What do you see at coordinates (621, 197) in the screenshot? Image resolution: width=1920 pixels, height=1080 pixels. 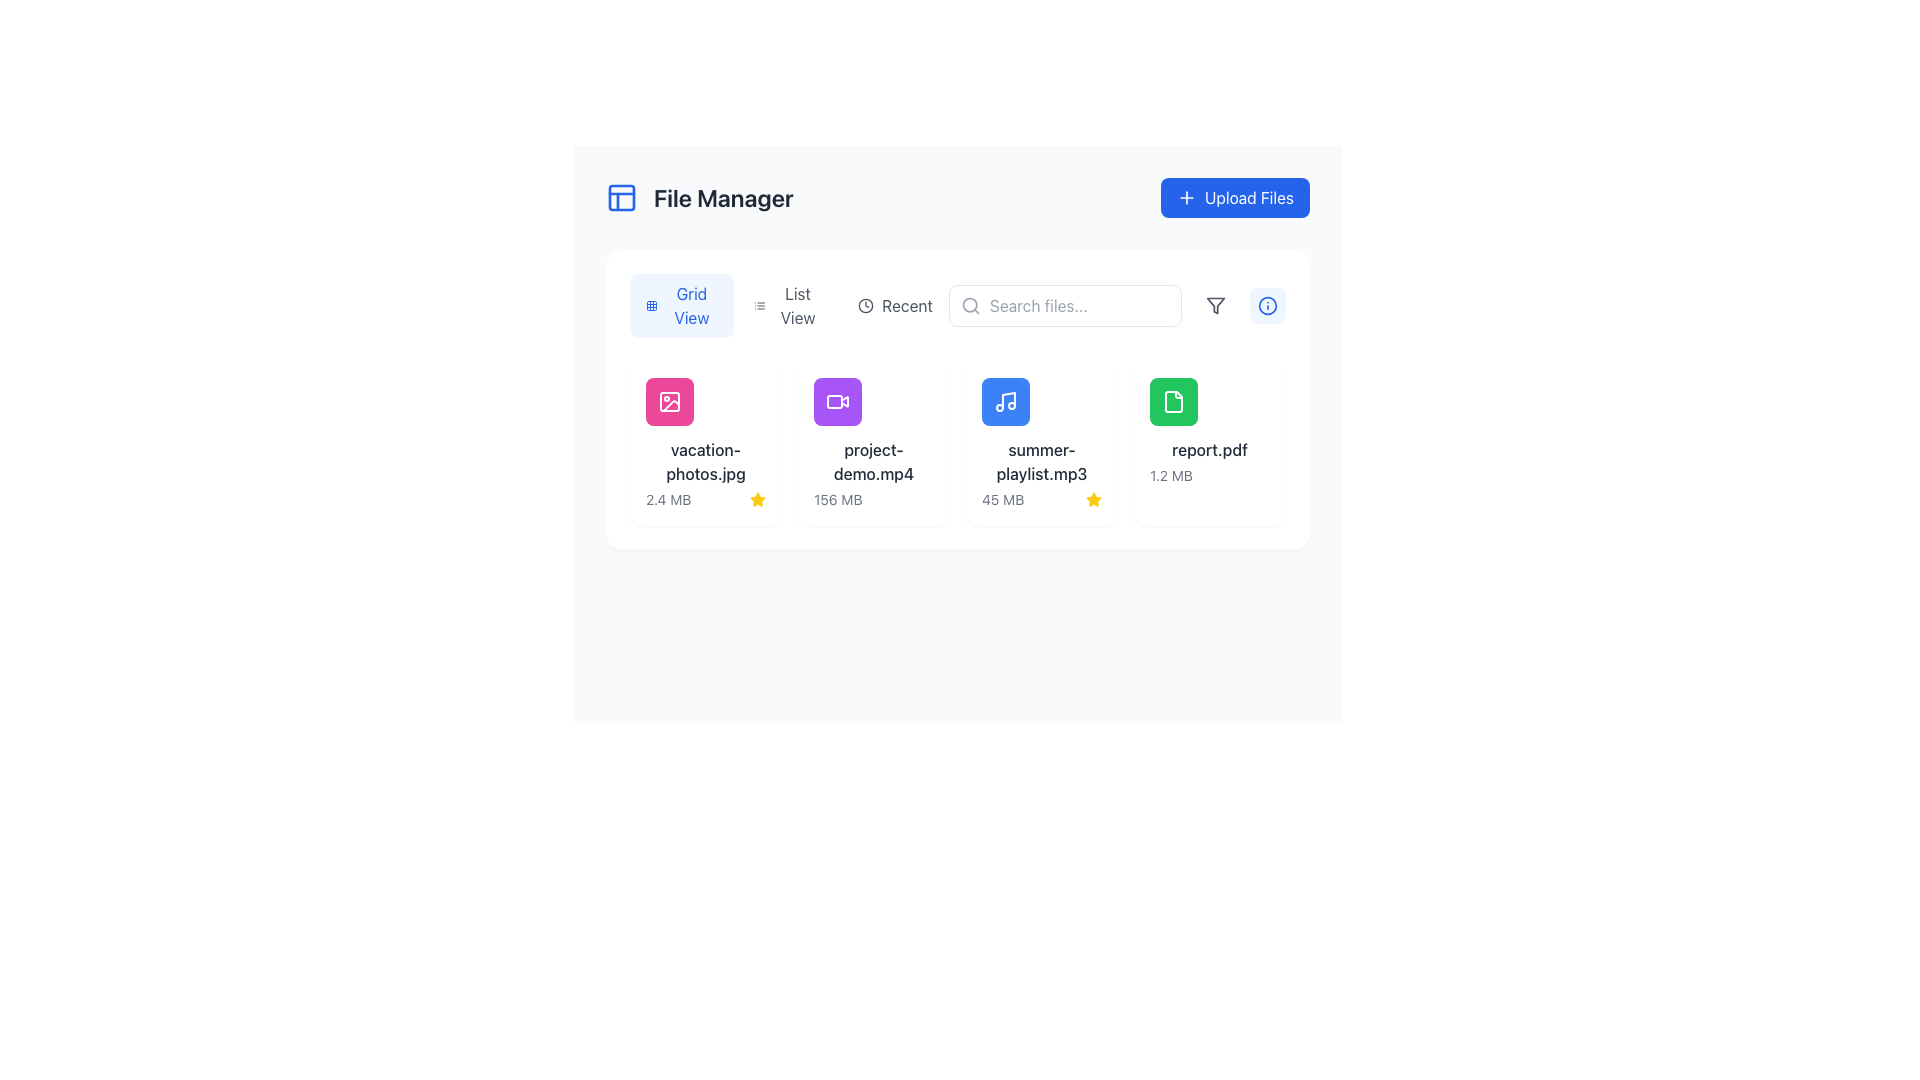 I see `the blue grid icon located to the immediate left of the 'File Manager' text in the header` at bounding box center [621, 197].